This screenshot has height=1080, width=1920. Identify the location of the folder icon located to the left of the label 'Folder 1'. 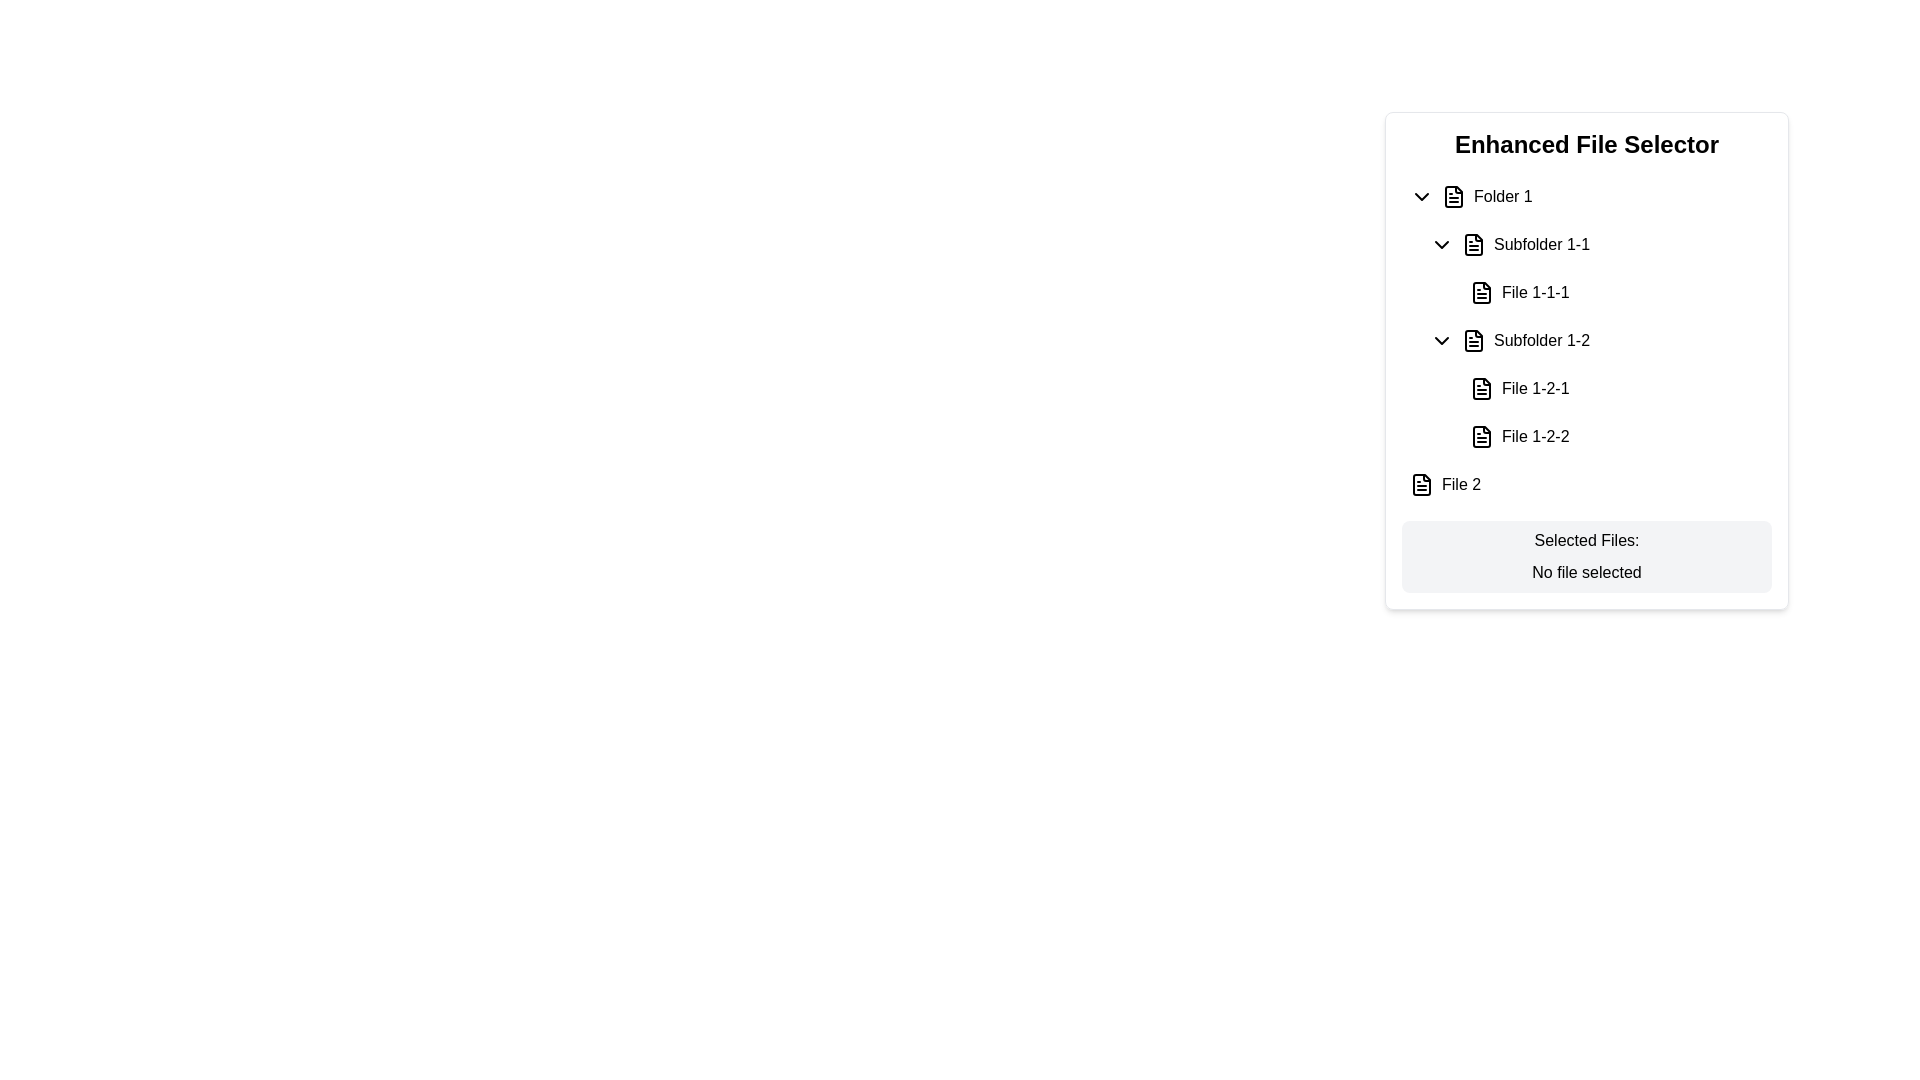
(1454, 196).